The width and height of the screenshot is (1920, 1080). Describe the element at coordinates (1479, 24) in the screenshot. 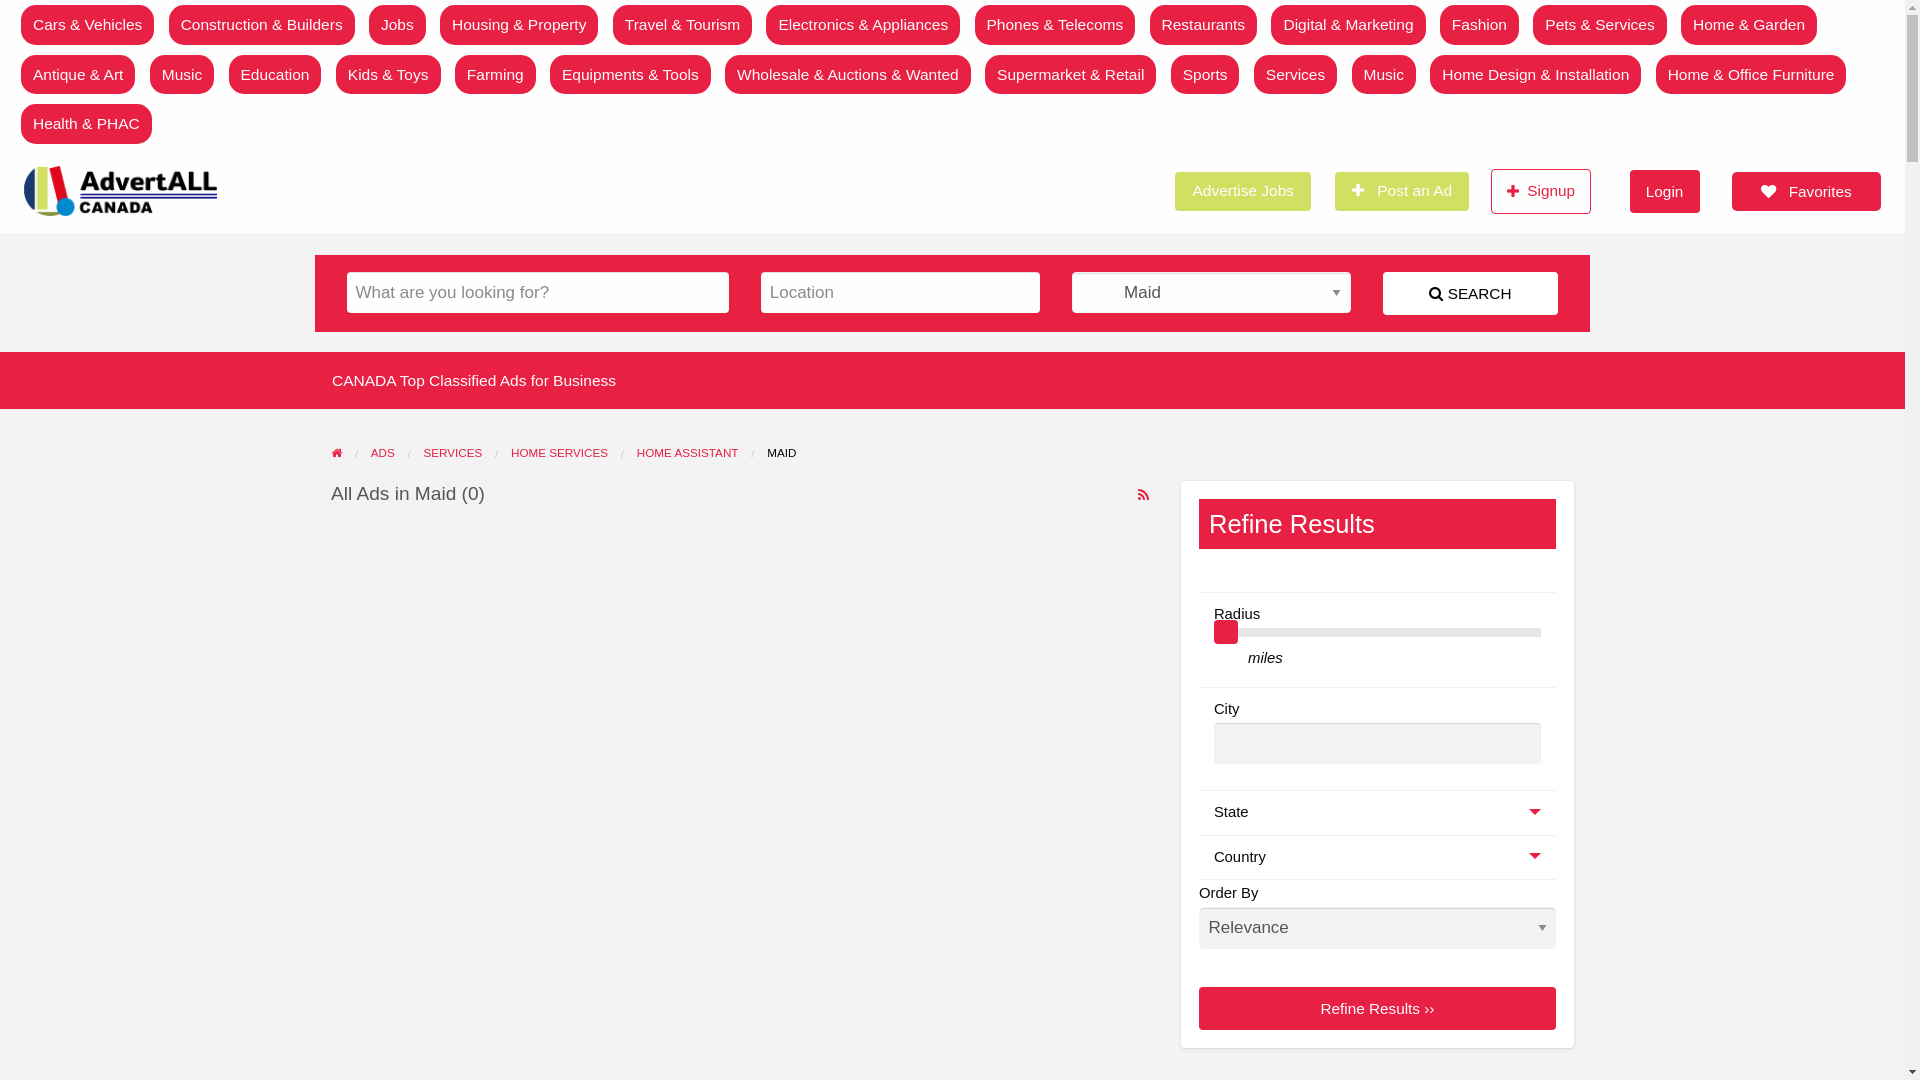

I see `'Fashion'` at that location.